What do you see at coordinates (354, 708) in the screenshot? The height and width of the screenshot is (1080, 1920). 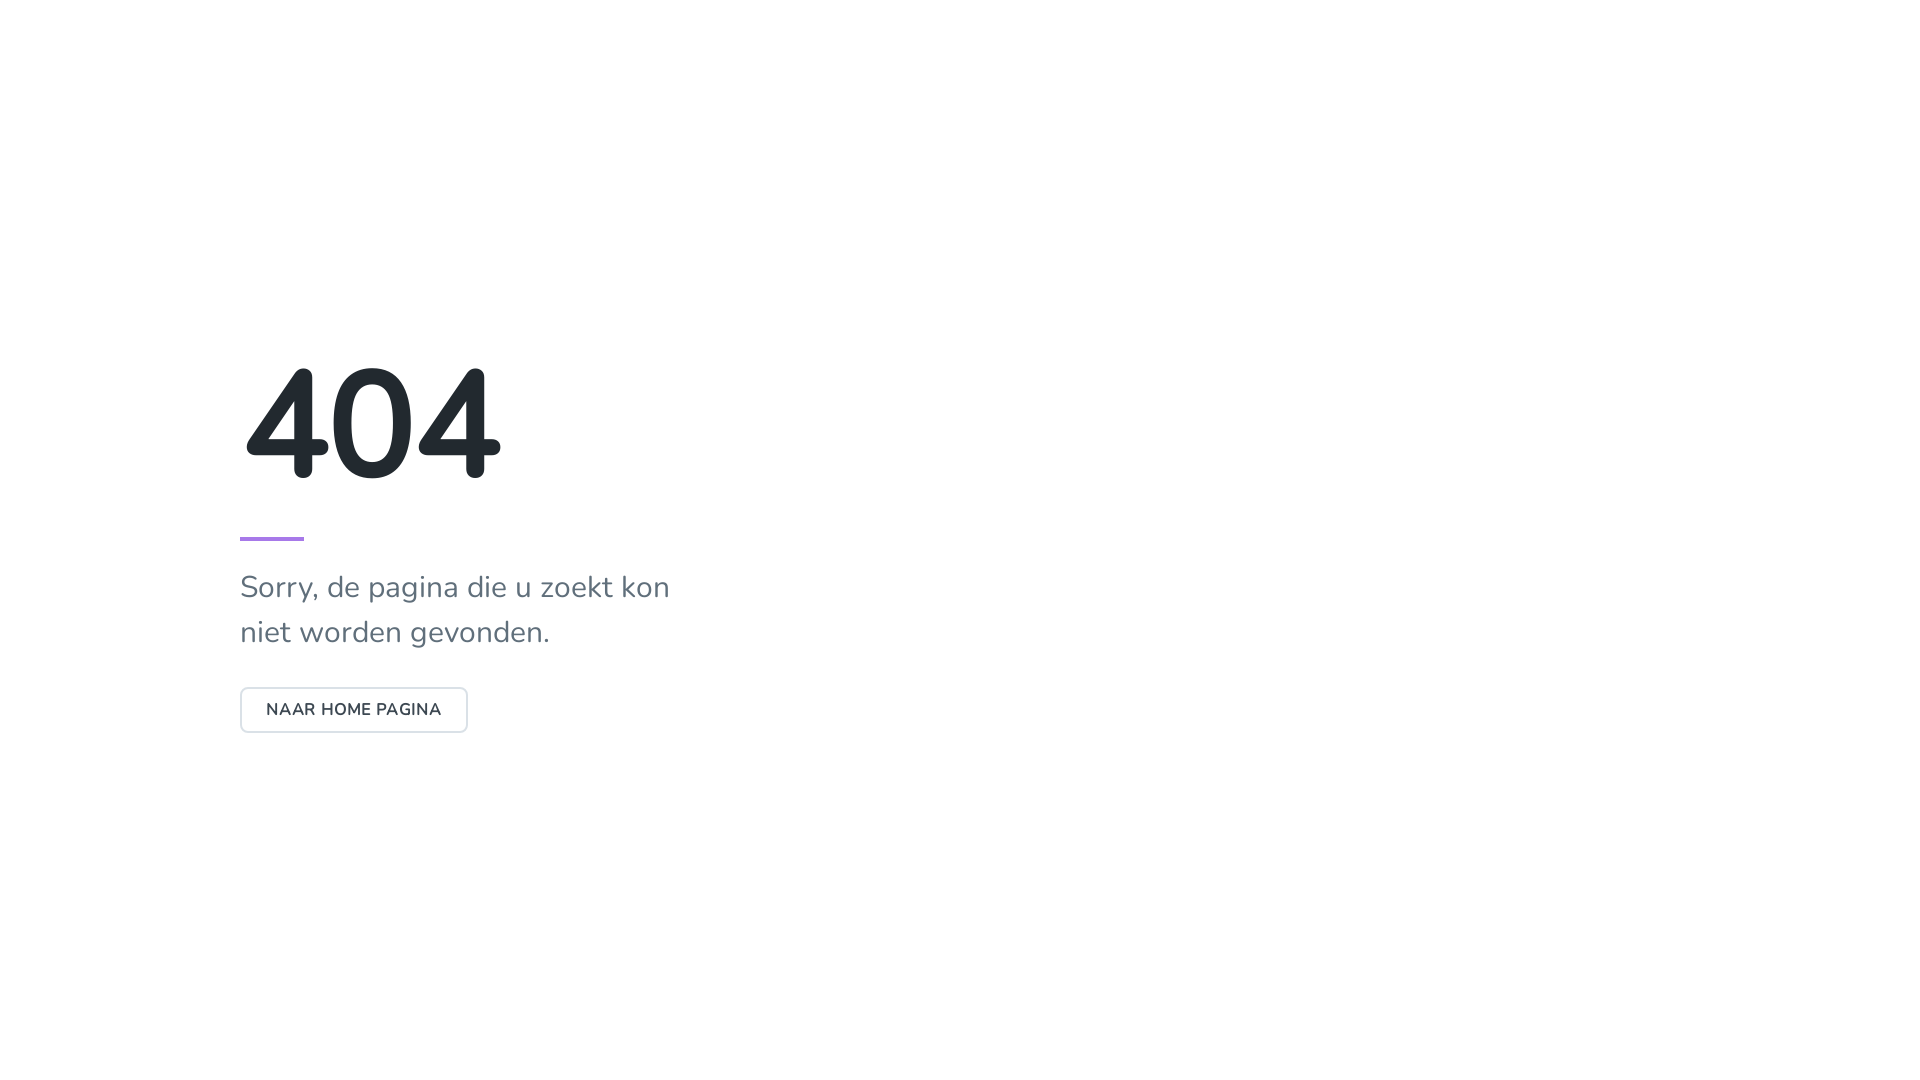 I see `'NAAR HOME PAGINA'` at bounding box center [354, 708].